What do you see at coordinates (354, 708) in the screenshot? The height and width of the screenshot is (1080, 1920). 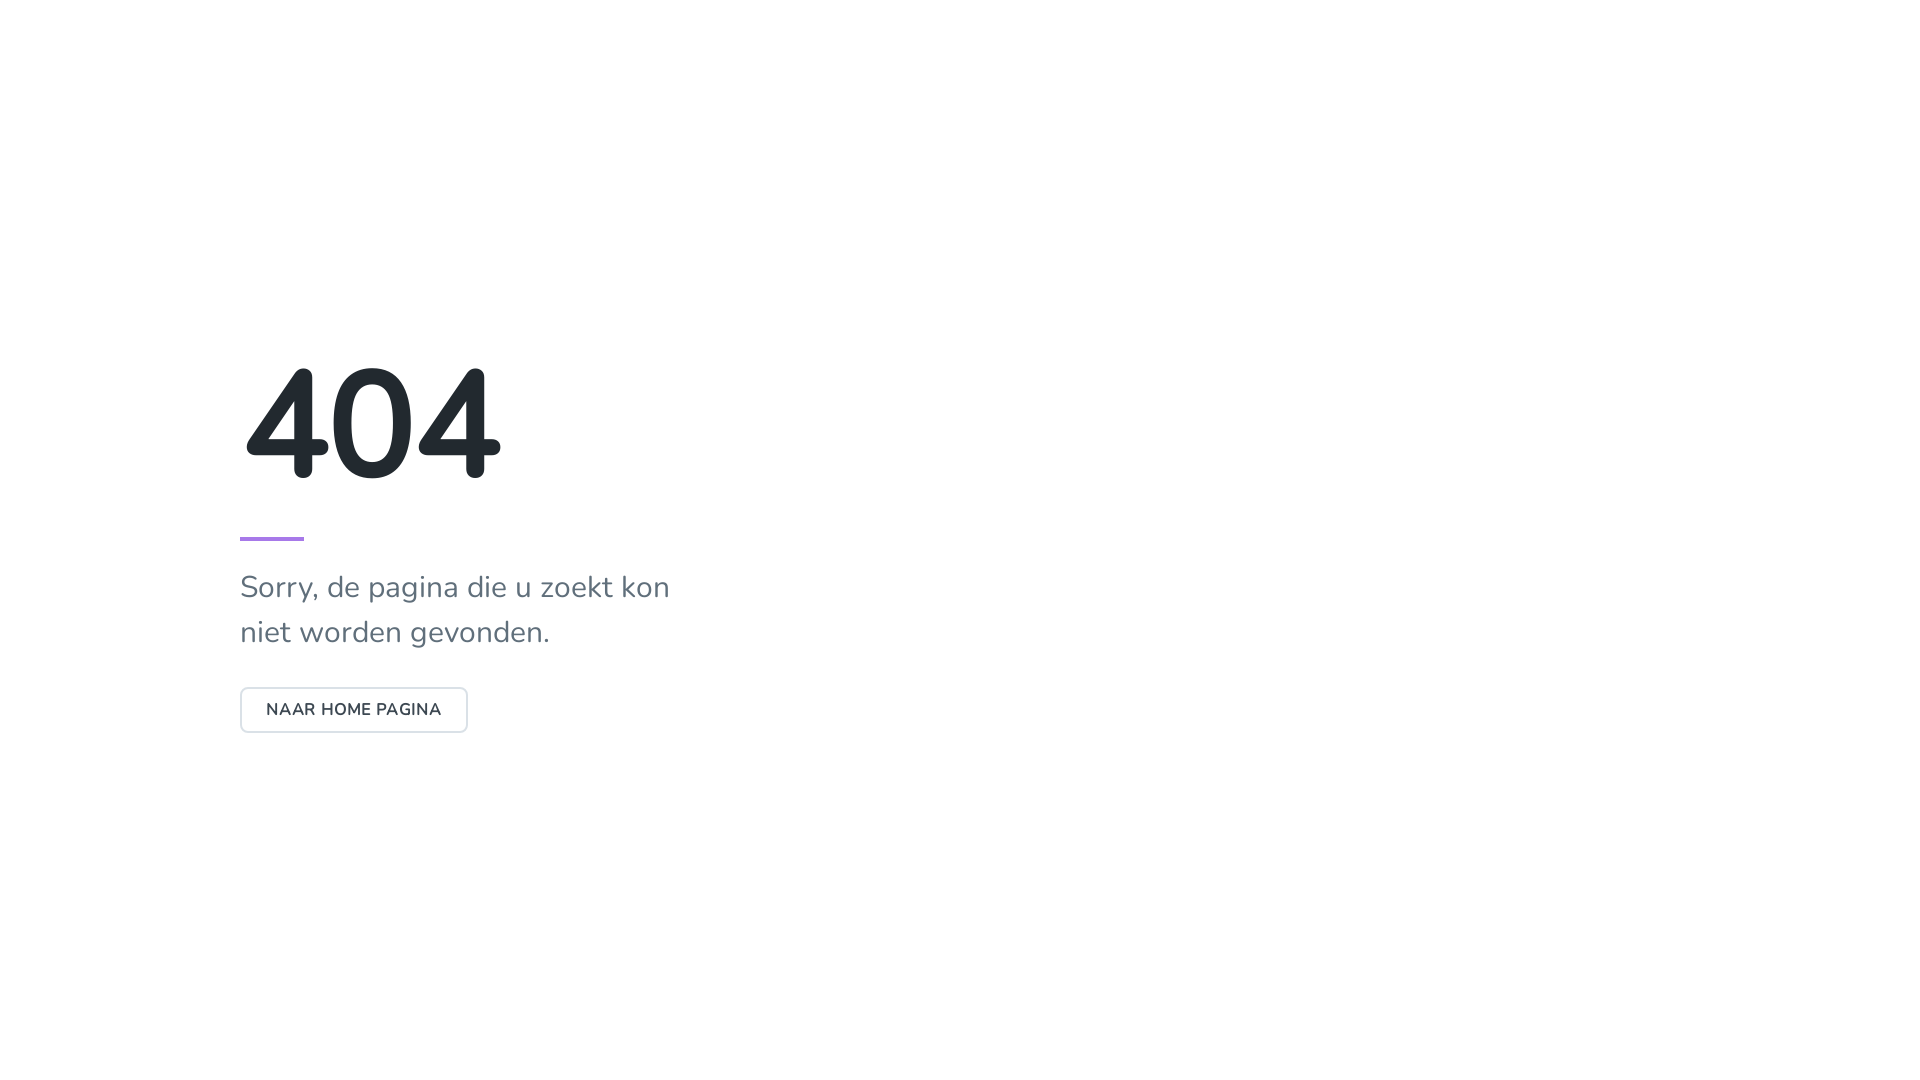 I see `'NAAR HOME PAGINA'` at bounding box center [354, 708].